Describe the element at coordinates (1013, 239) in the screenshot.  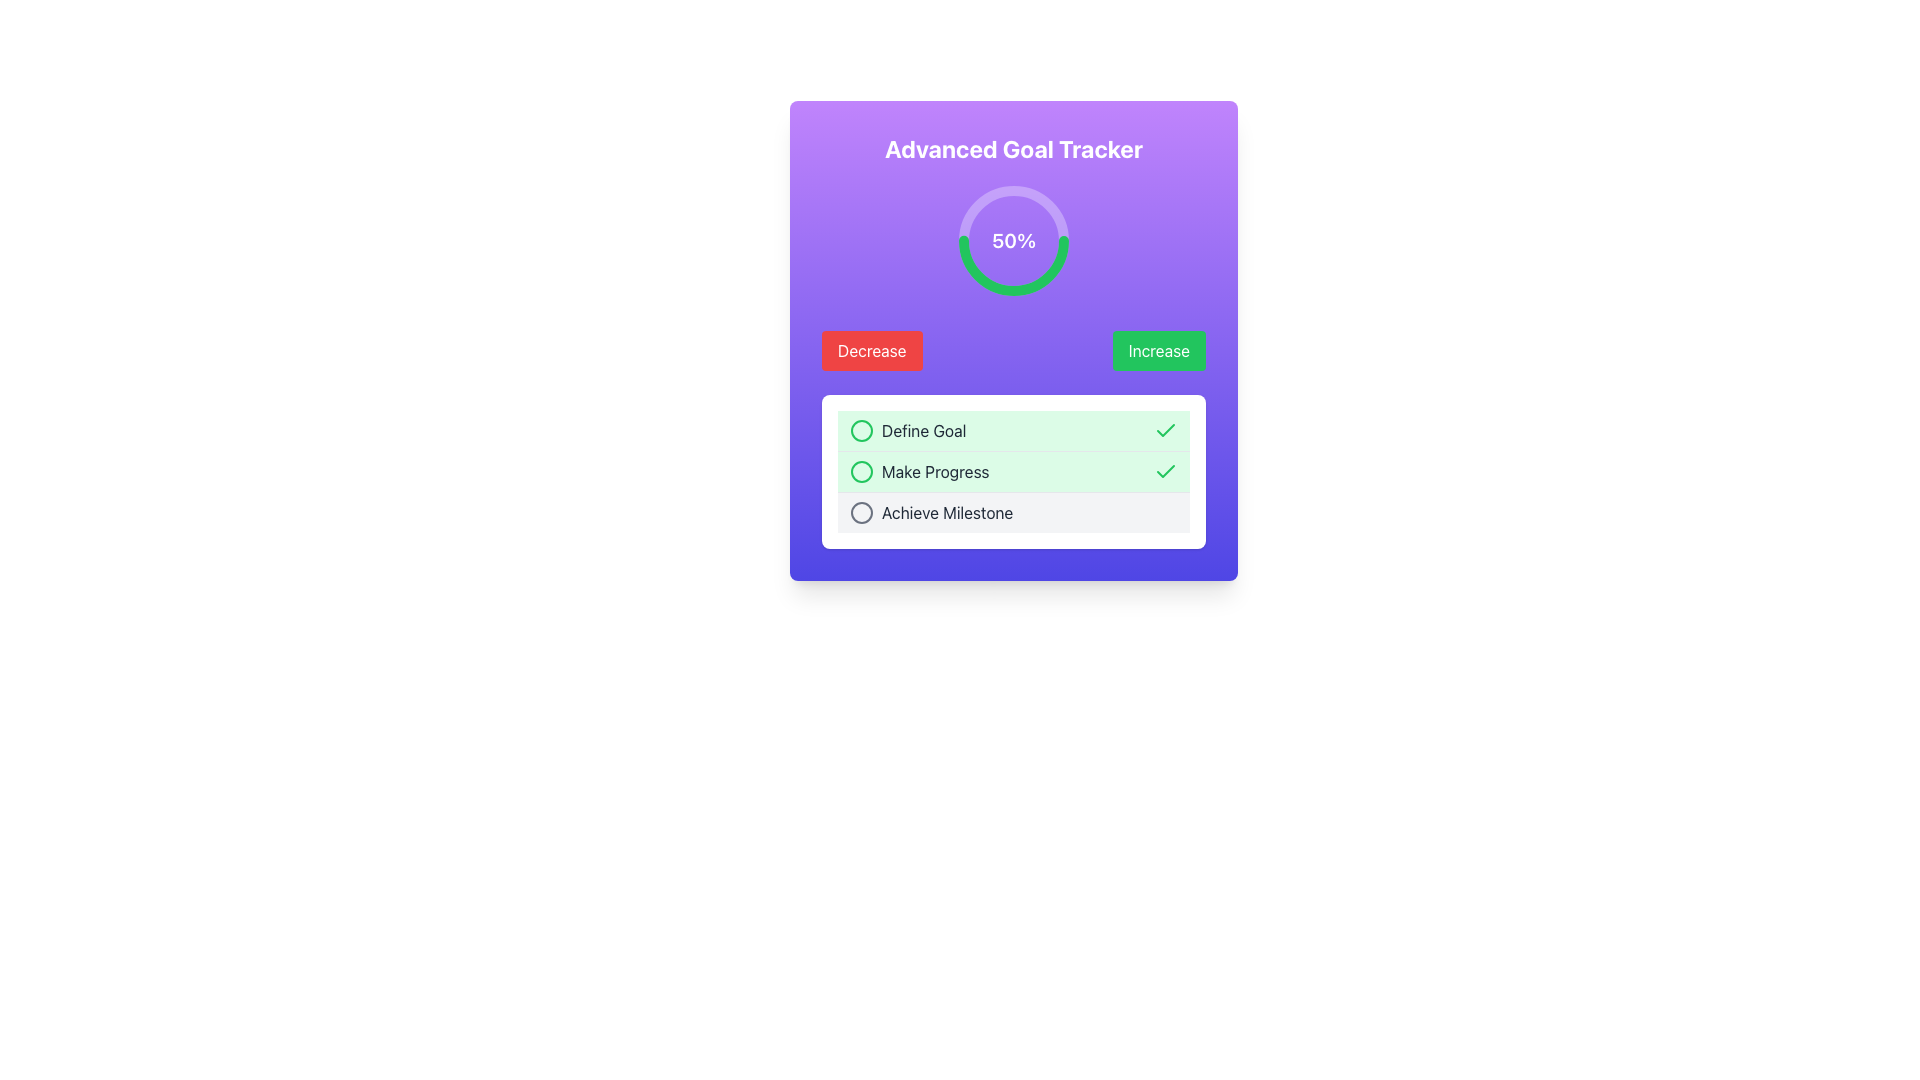
I see `the Circular Progress Indicator, which is centered within the purple card titled 'Advanced Goal Tracker', located directly below the title text and above the 'Decrease' and 'Increase' buttons` at that location.